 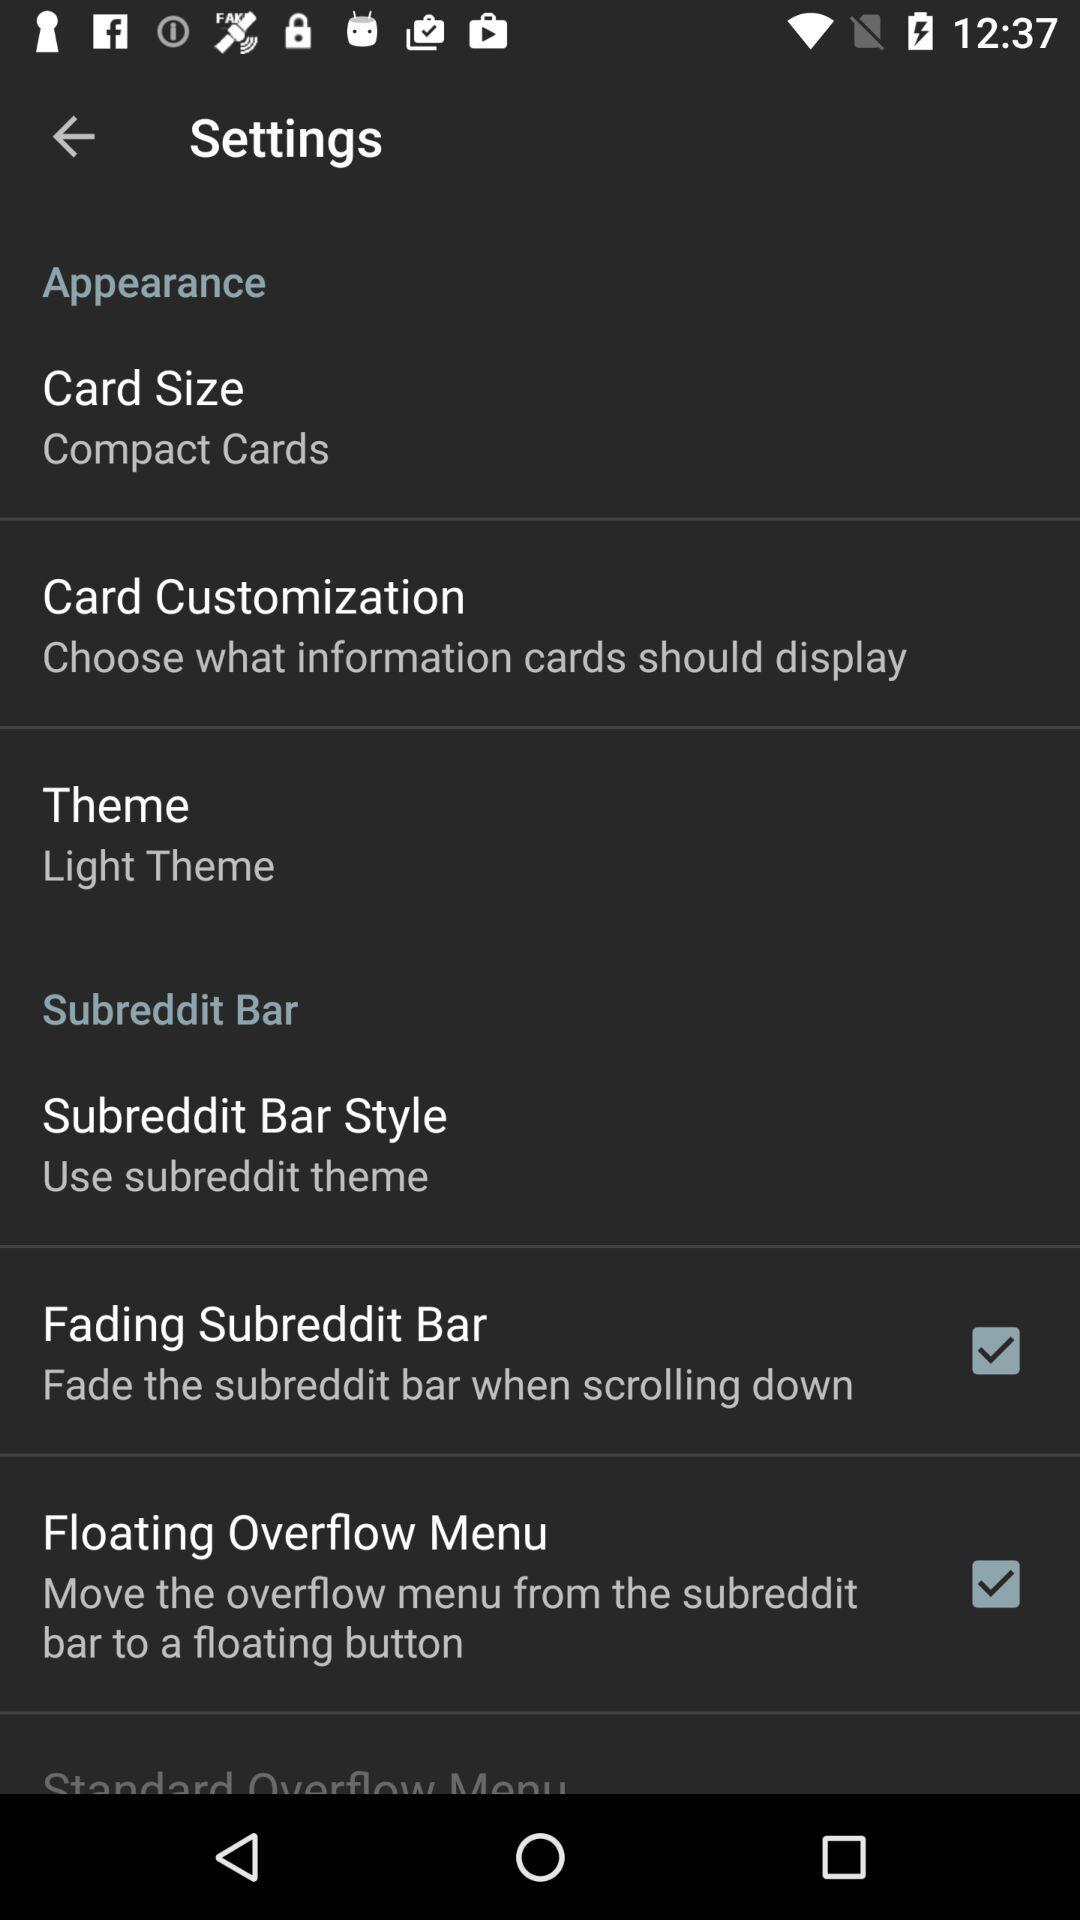 I want to click on the appearance, so click(x=540, y=258).